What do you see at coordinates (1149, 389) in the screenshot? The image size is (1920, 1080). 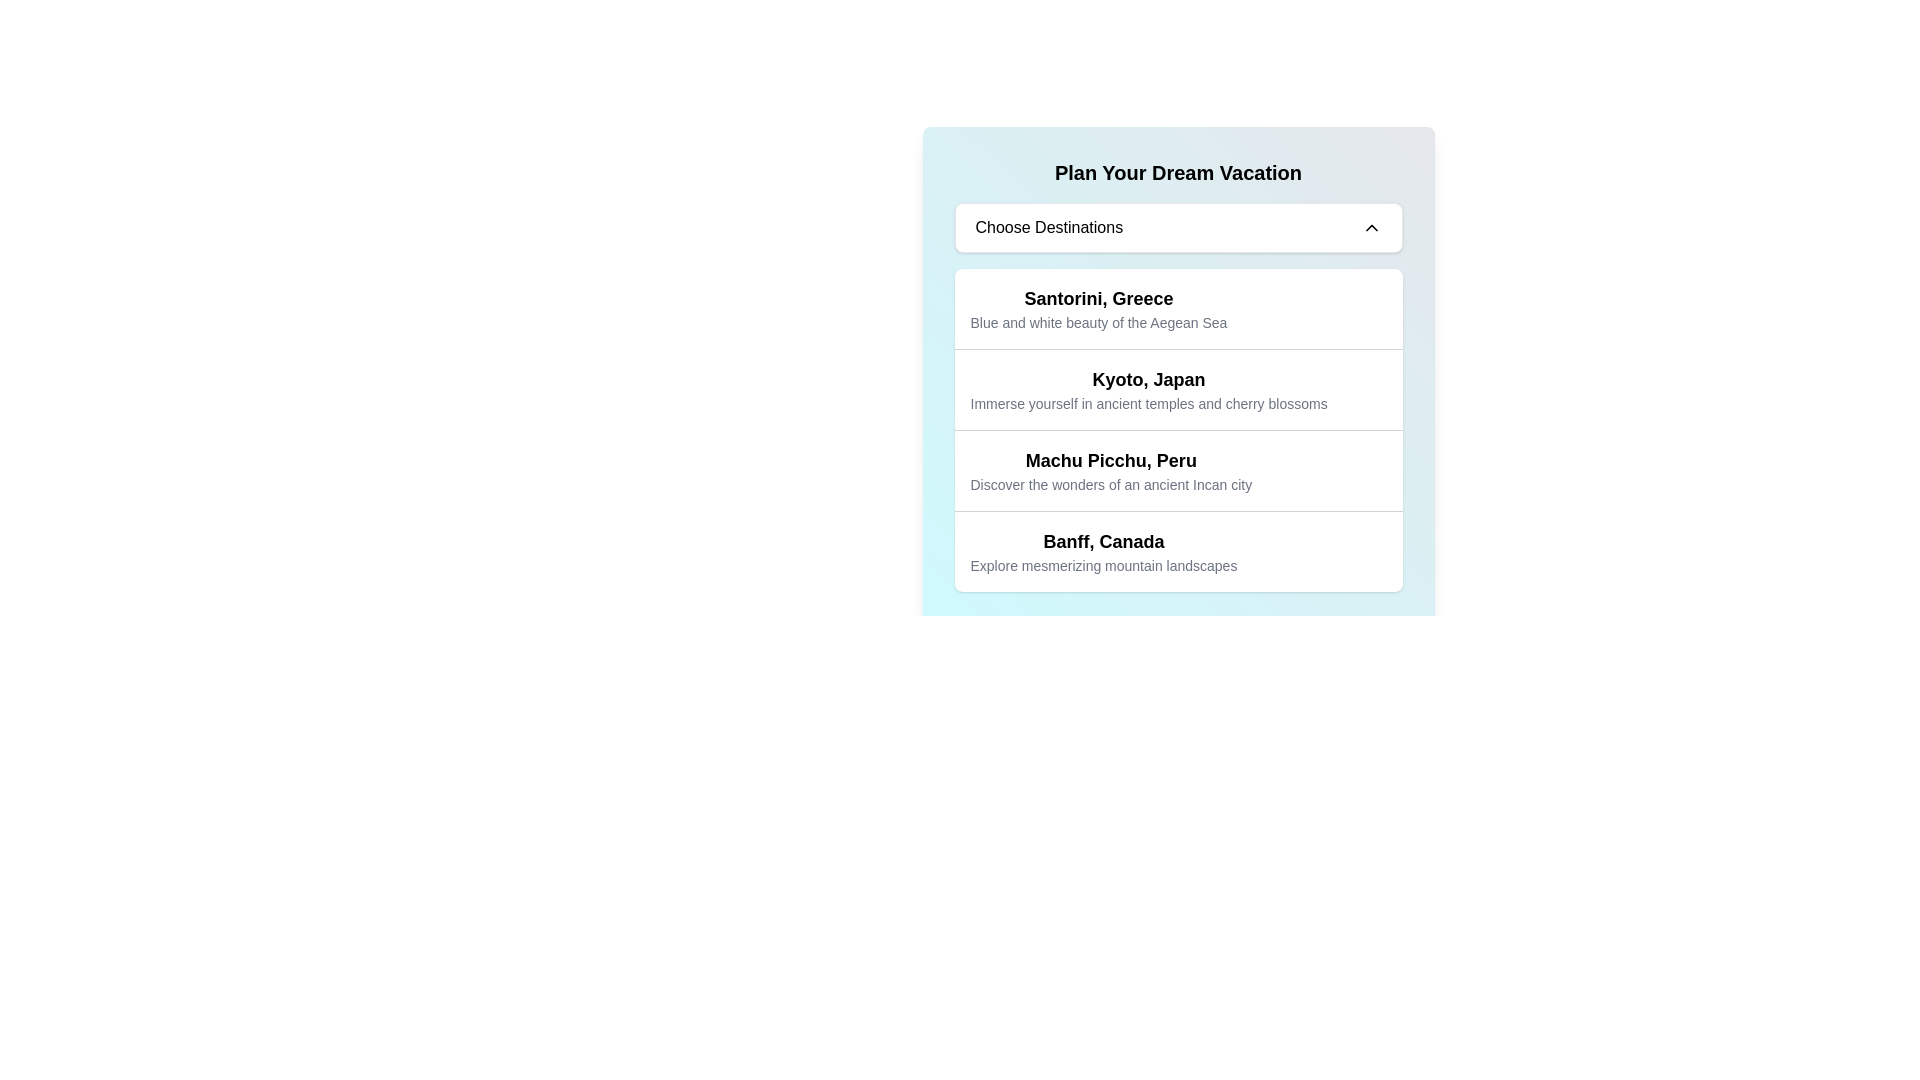 I see `the Textual Description Block titled 'Kyoto, Japan'` at bounding box center [1149, 389].